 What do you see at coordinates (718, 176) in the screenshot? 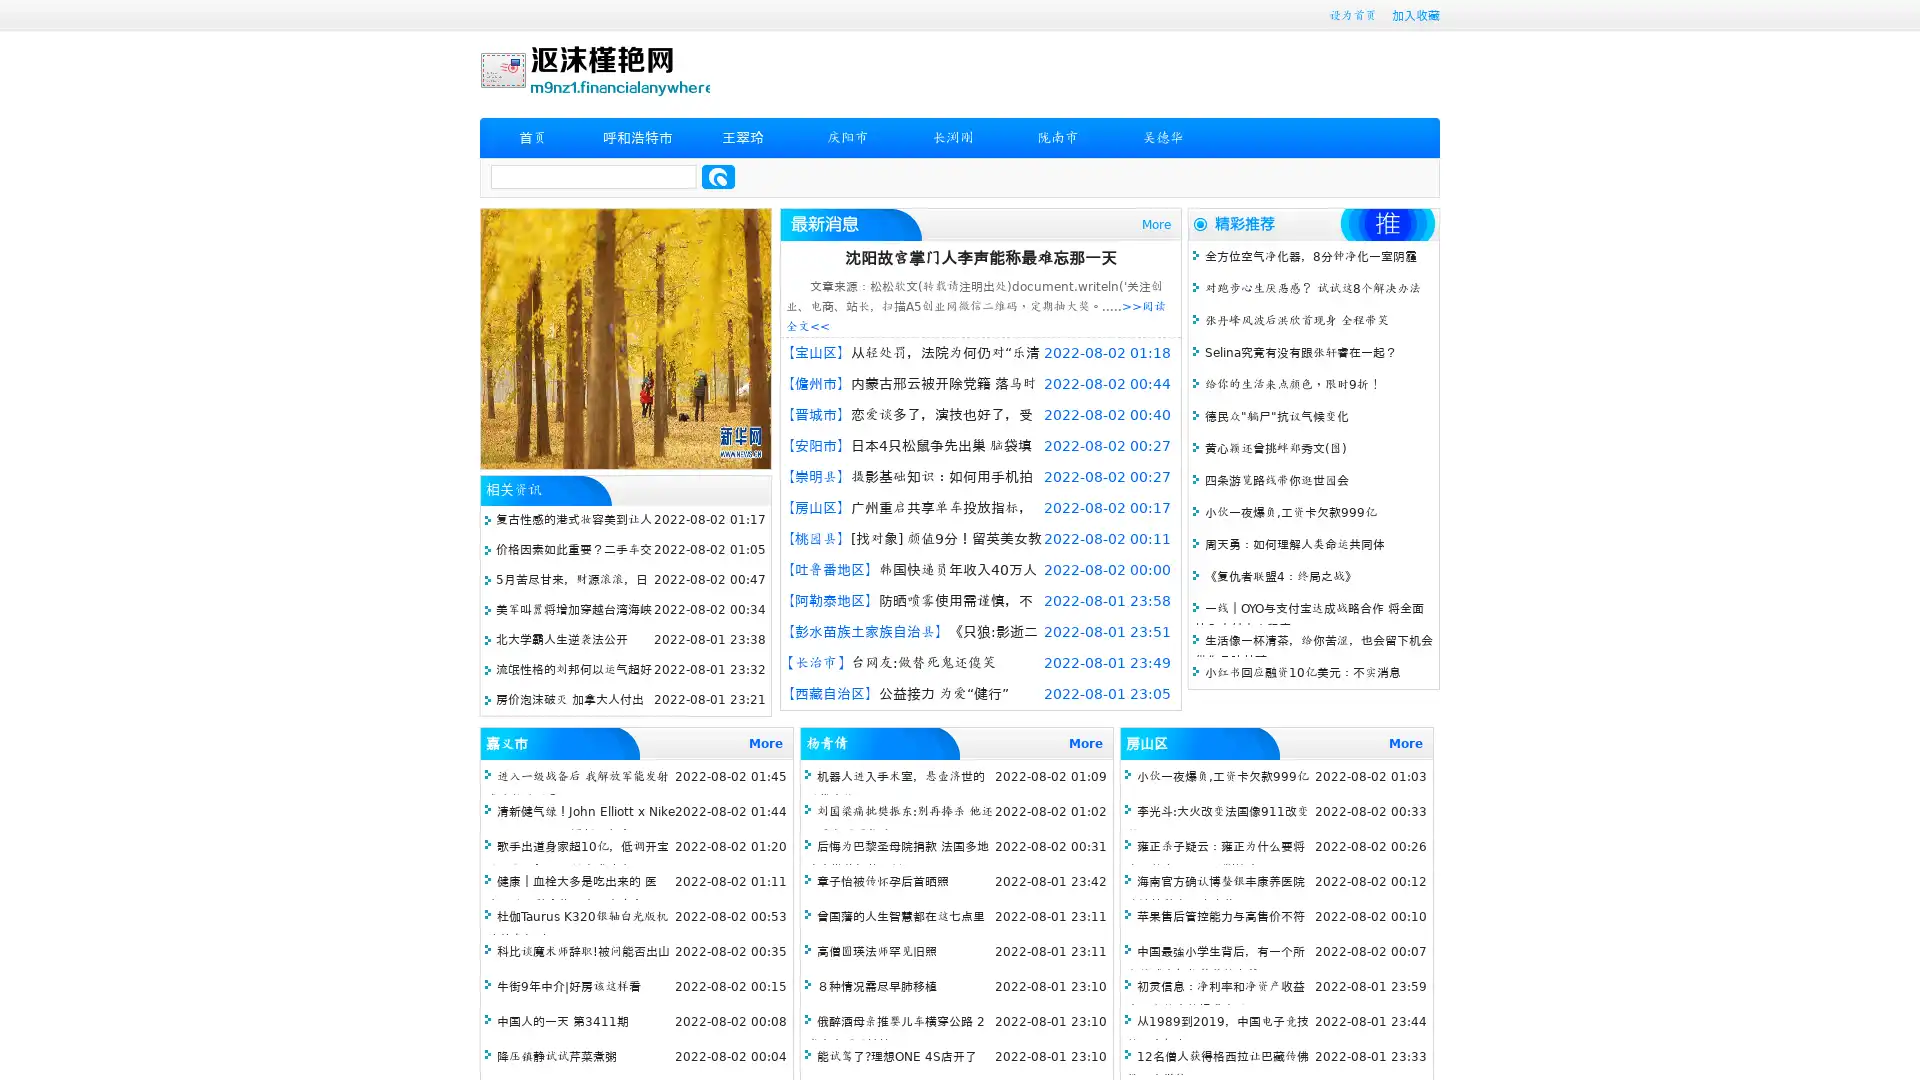
I see `Search` at bounding box center [718, 176].